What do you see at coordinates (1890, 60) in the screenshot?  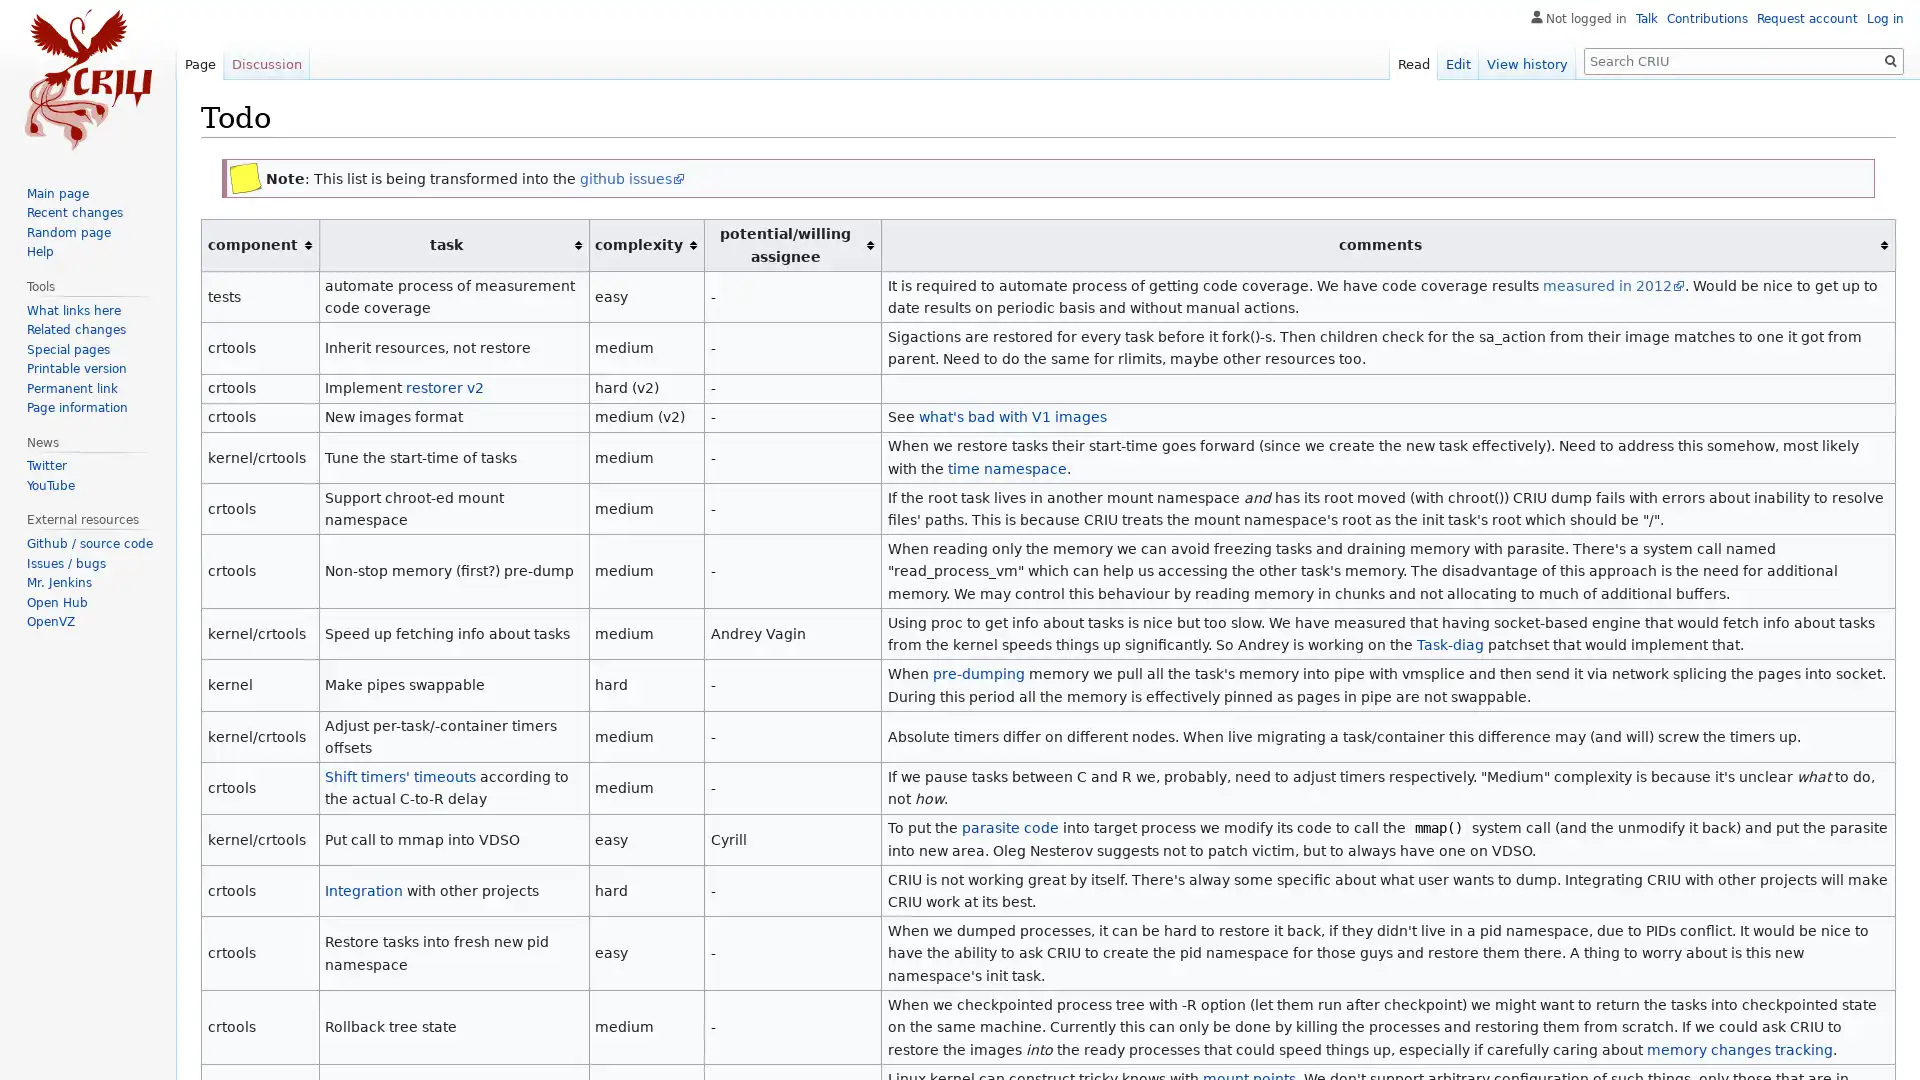 I see `Search` at bounding box center [1890, 60].